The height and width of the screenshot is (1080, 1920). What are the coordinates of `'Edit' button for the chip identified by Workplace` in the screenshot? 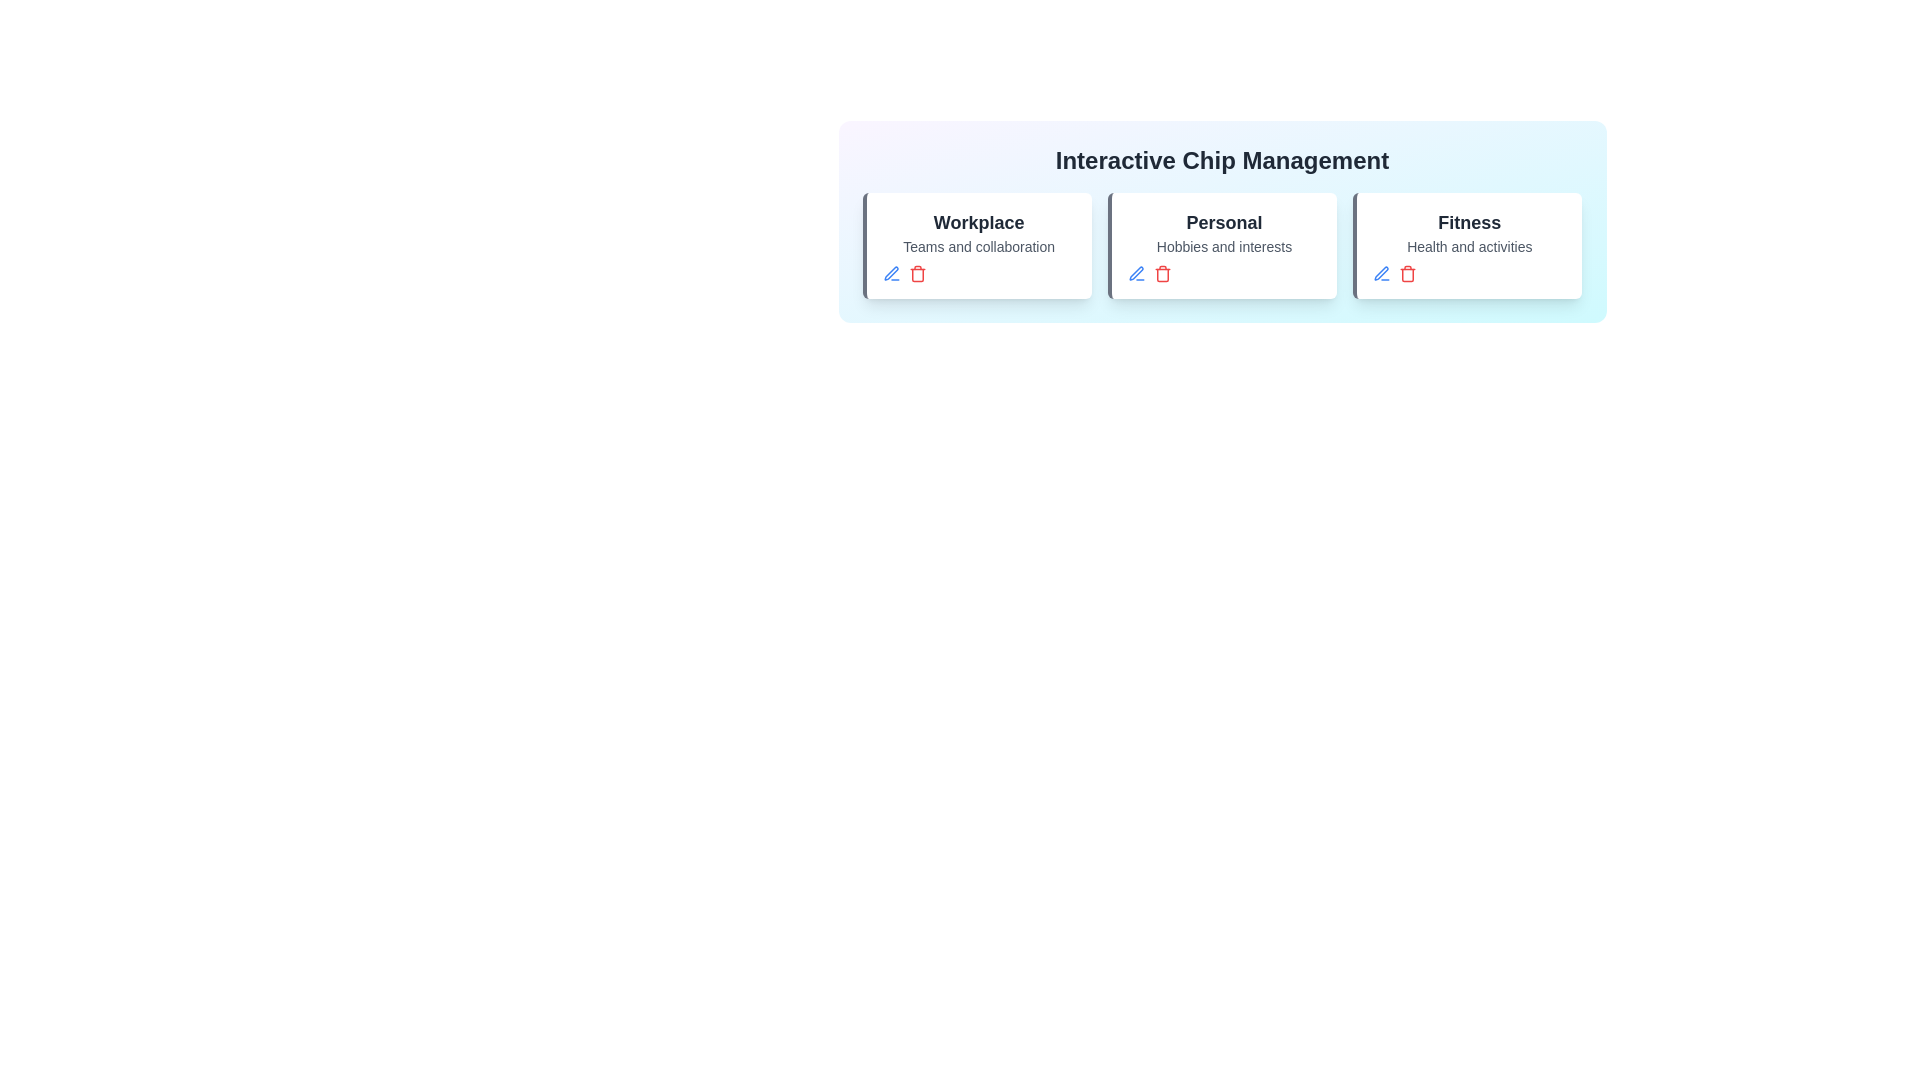 It's located at (890, 273).